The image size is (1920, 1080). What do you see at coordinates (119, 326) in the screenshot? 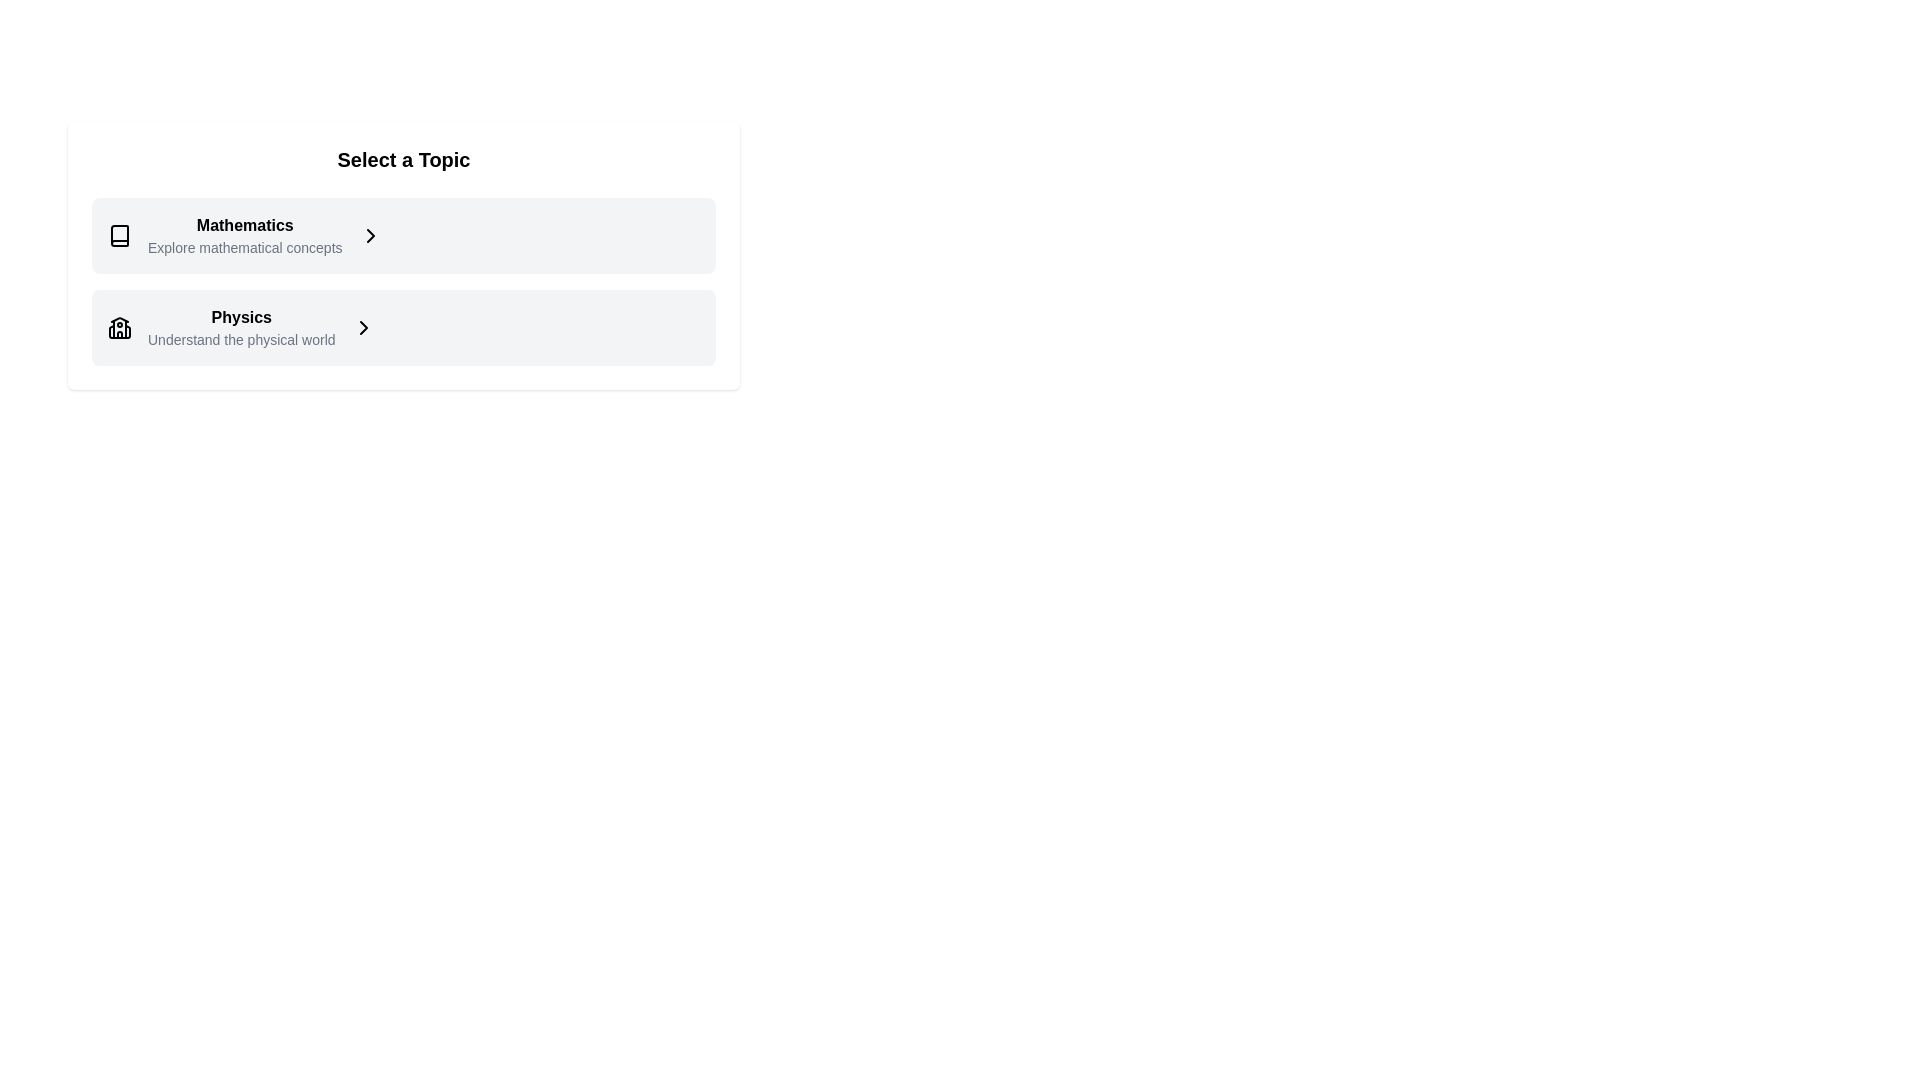
I see `the decorative icon representing the 'Physics' topic located to the left of the text 'Physics' in the 'Select a Topic' section, which is in the second row of topics` at bounding box center [119, 326].